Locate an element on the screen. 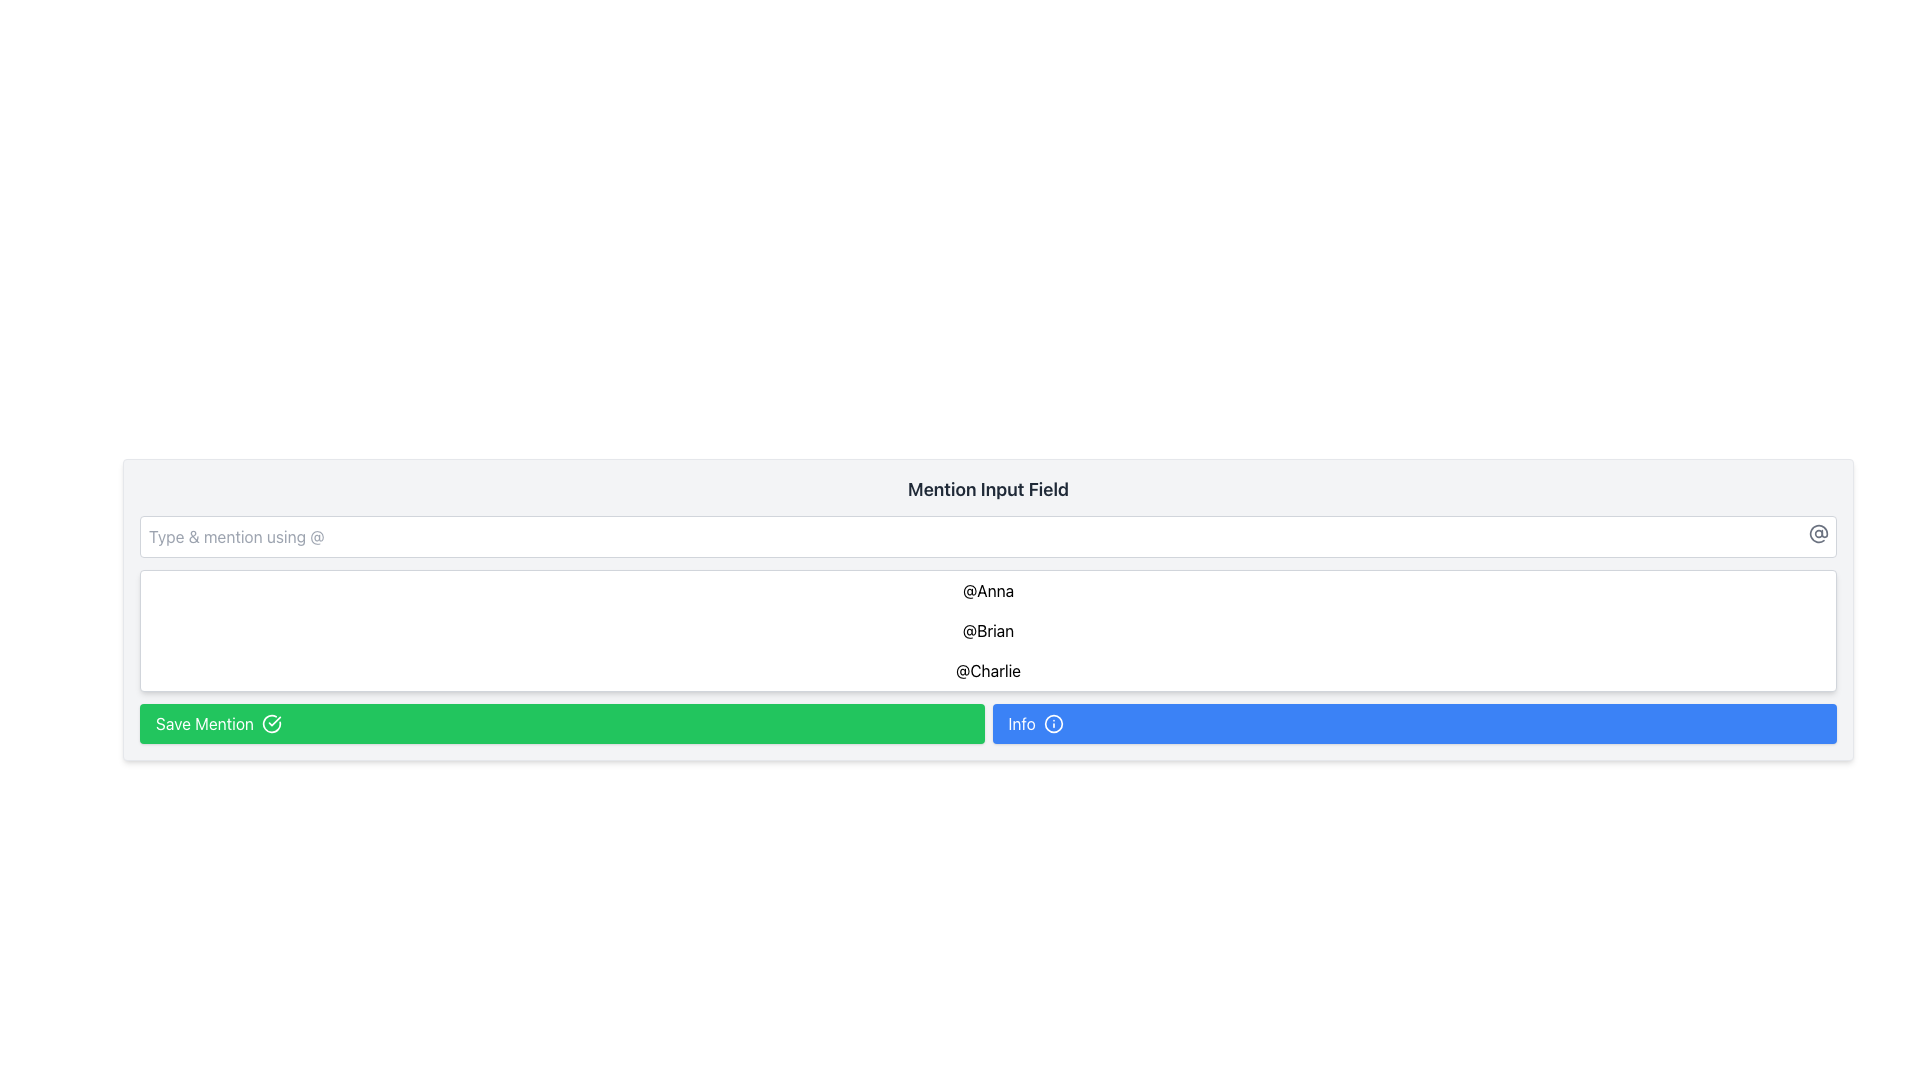 This screenshot has height=1080, width=1920. the save button located to the left of the 'Info' button, which has a blue background, to trigger visual feedback is located at coordinates (561, 724).